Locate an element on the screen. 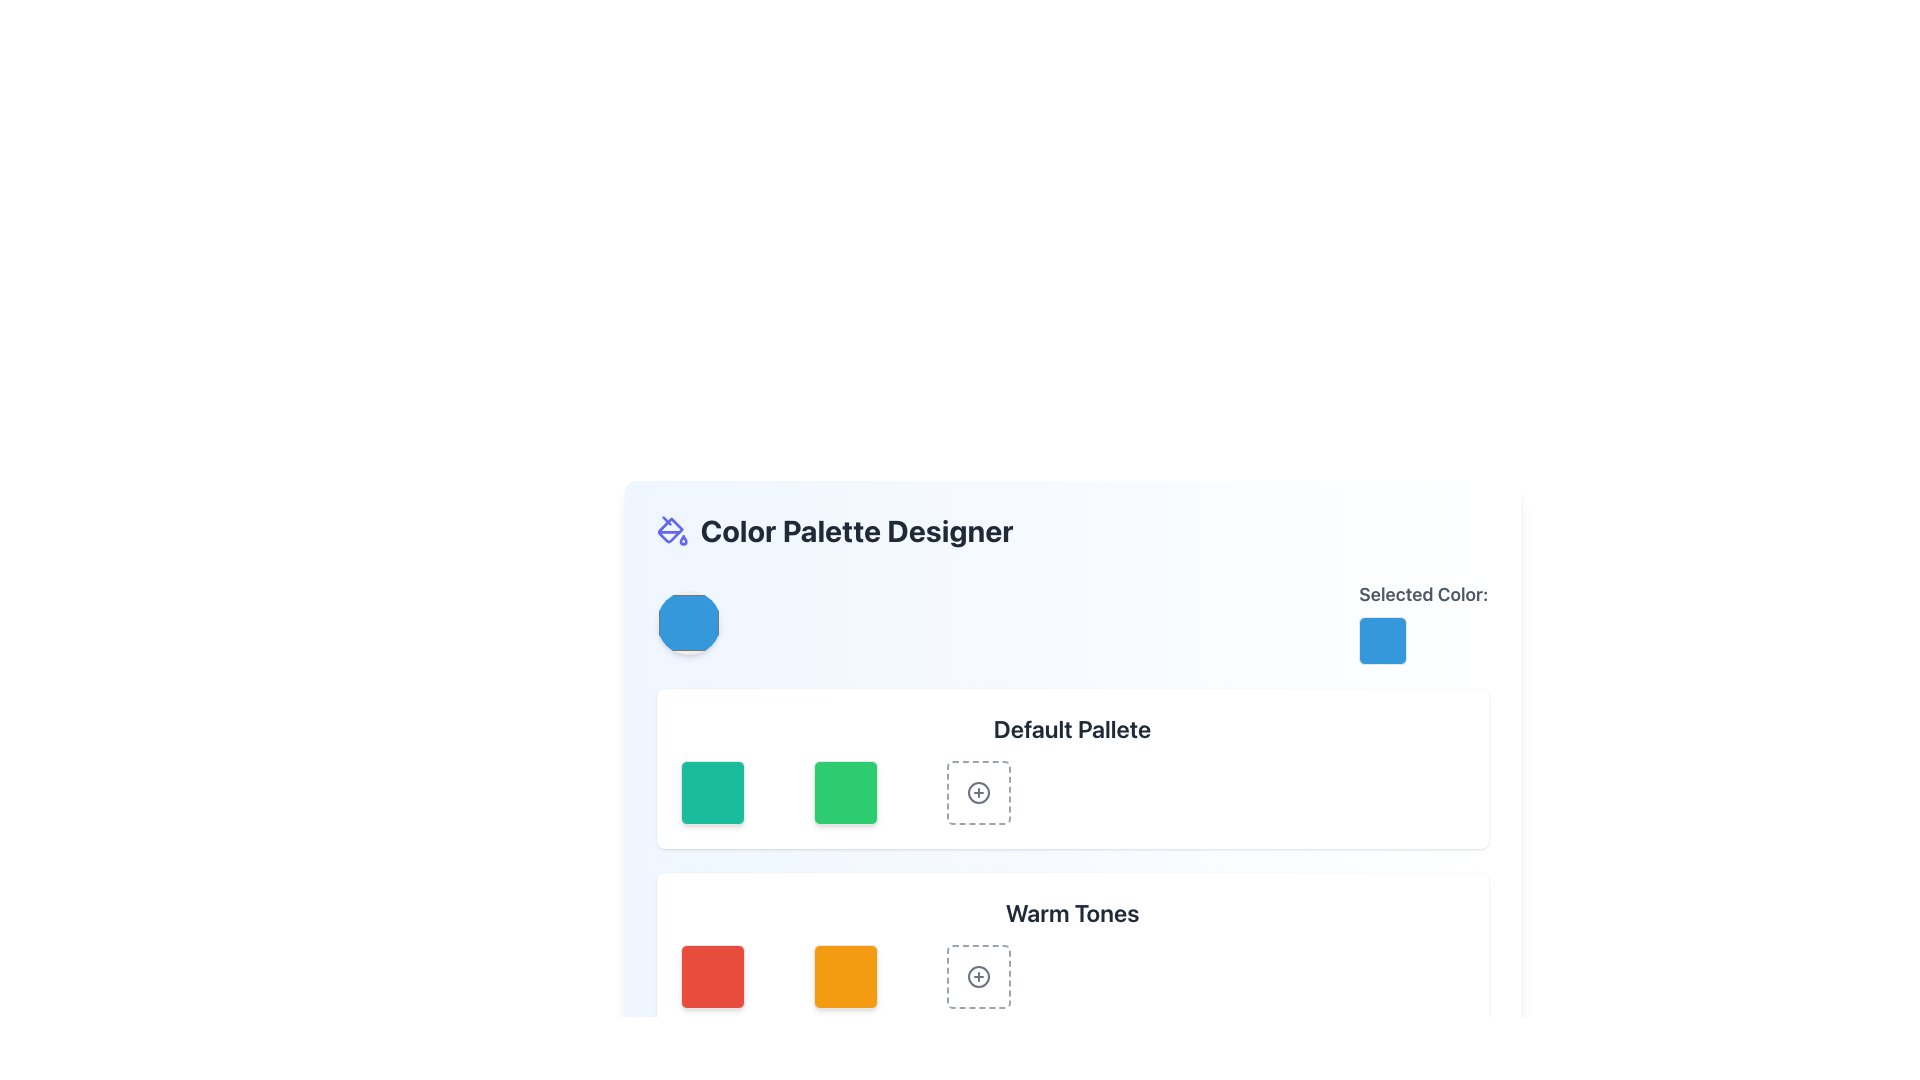 The image size is (1920, 1080). the blue circular color swatch, which is prominently positioned is located at coordinates (688, 622).